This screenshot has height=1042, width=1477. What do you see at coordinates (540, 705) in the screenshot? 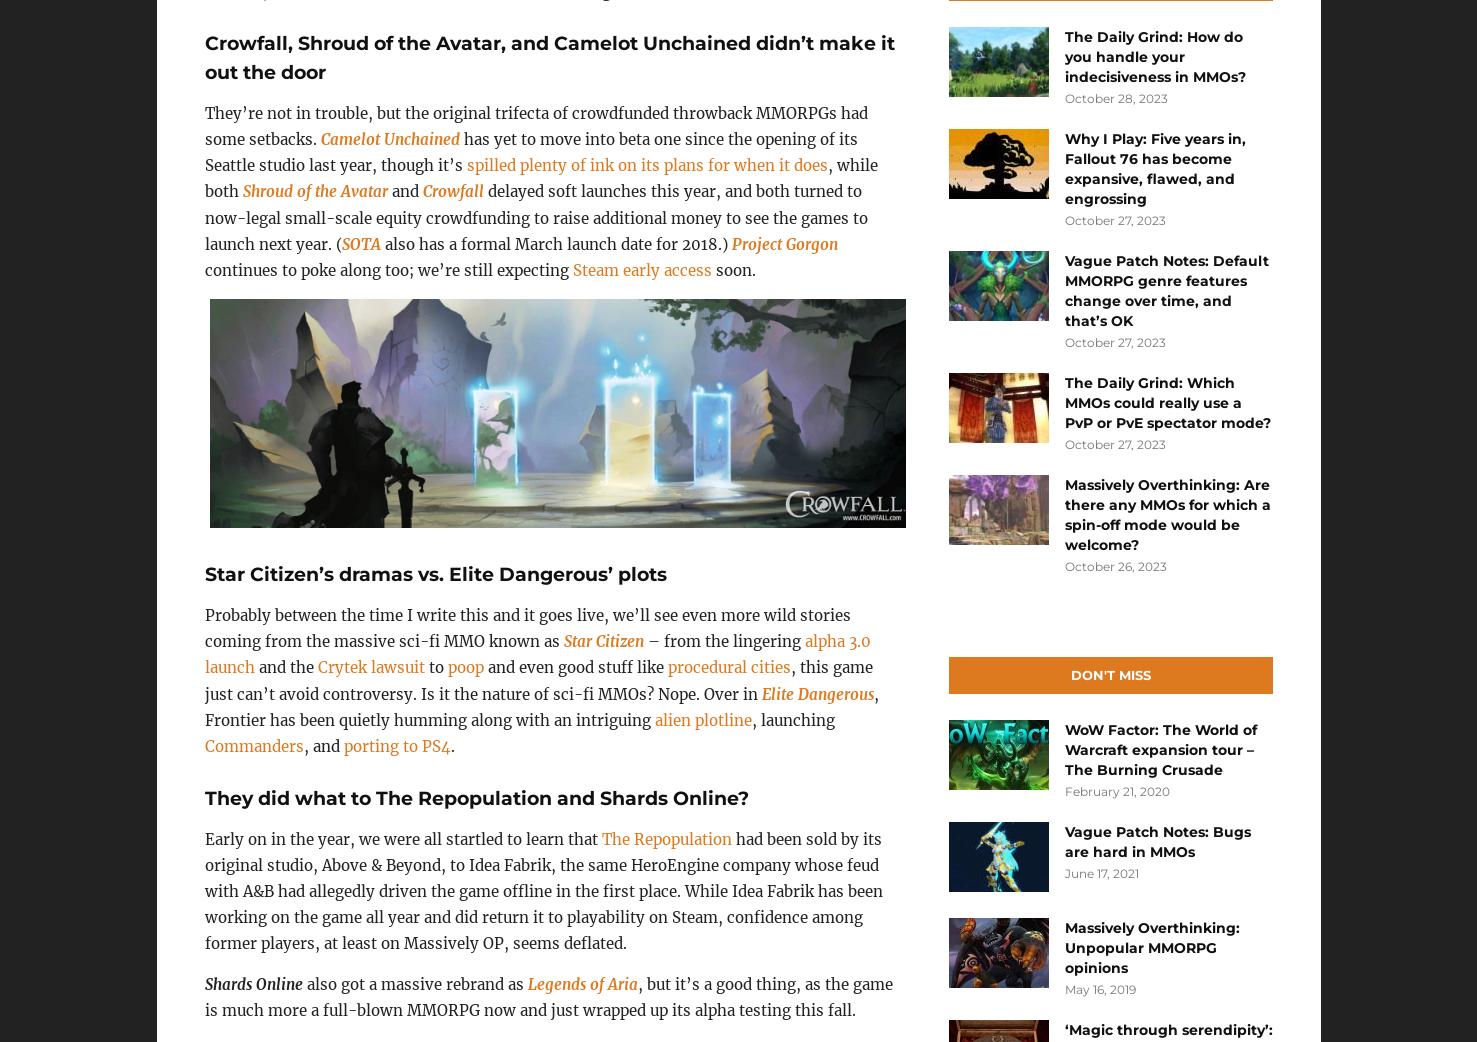
I see `', Frontier has been quietly humming along with an intriguing'` at bounding box center [540, 705].